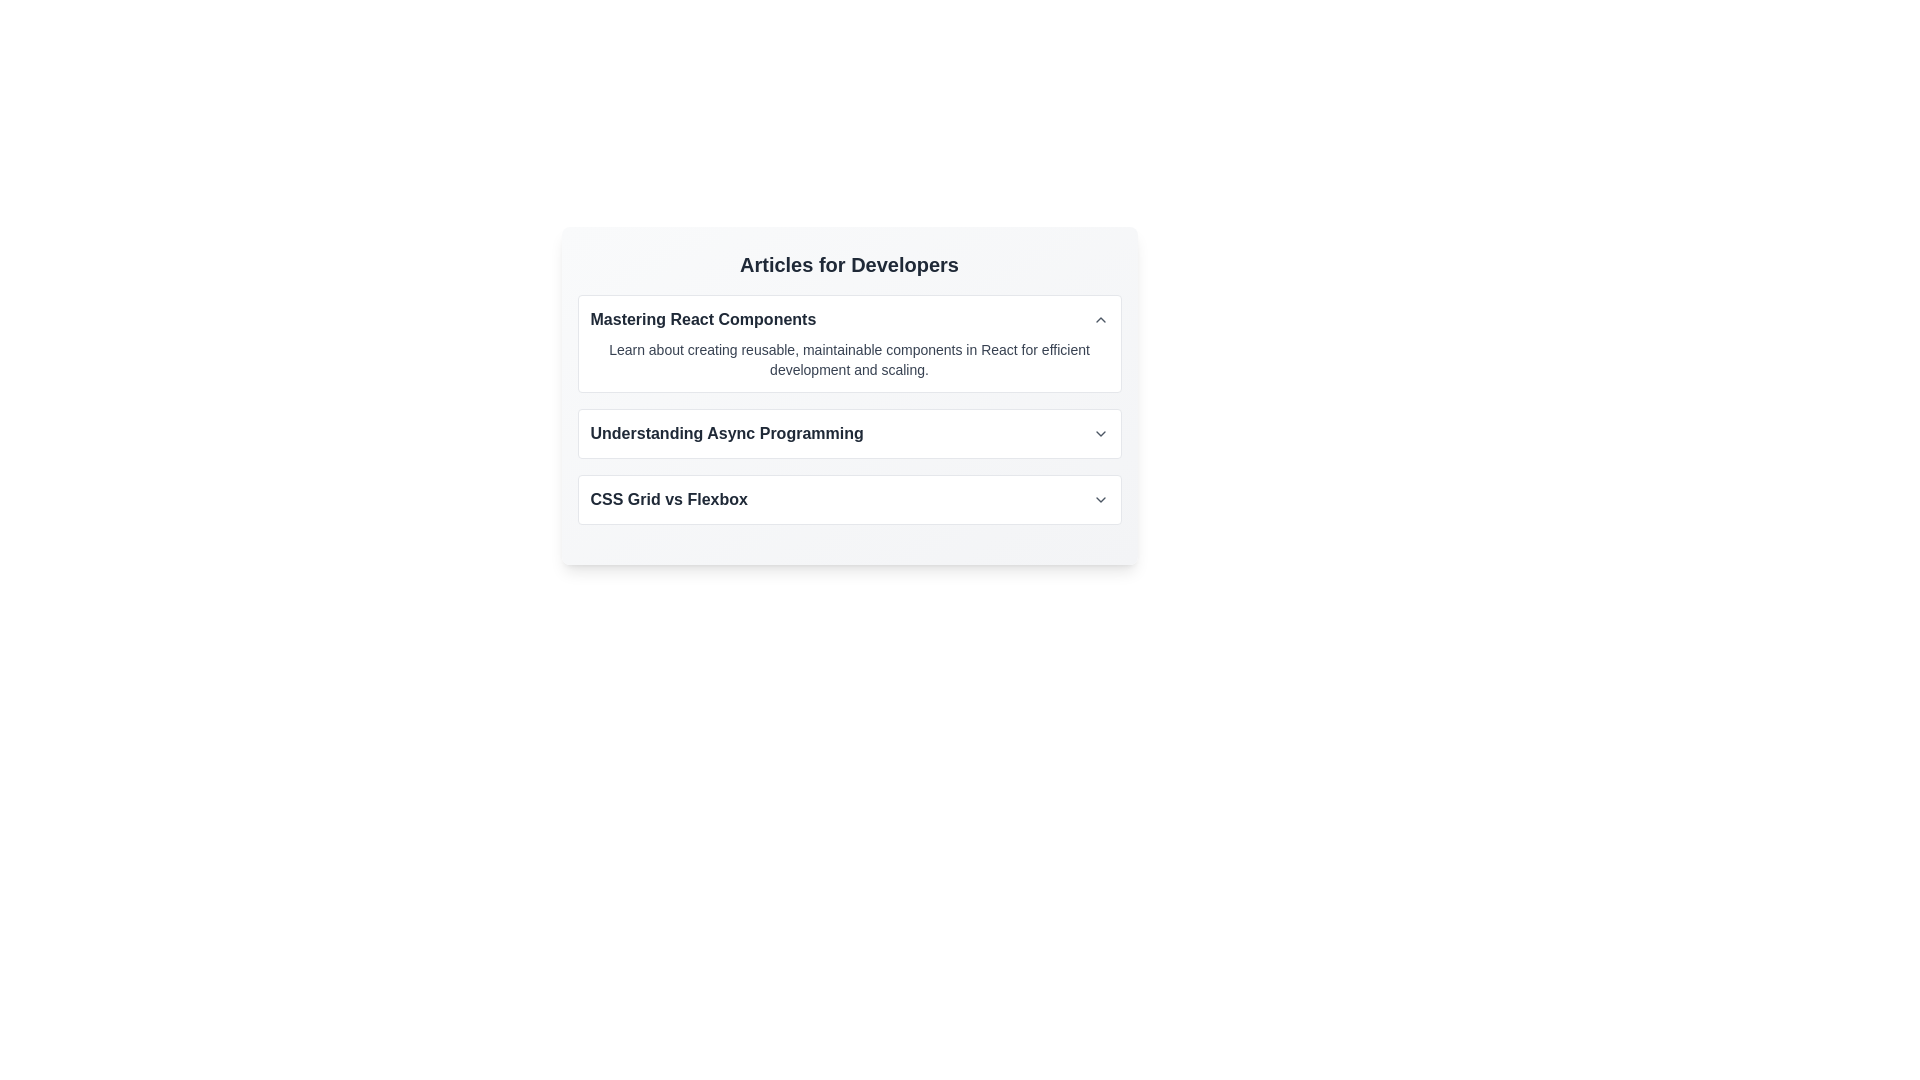 The width and height of the screenshot is (1920, 1080). Describe the element at coordinates (1099, 499) in the screenshot. I see `the toggle icon located at the bottom of the 'CSS Grid vs Flexbox' section within the 'Articles for Developers' list` at that location.